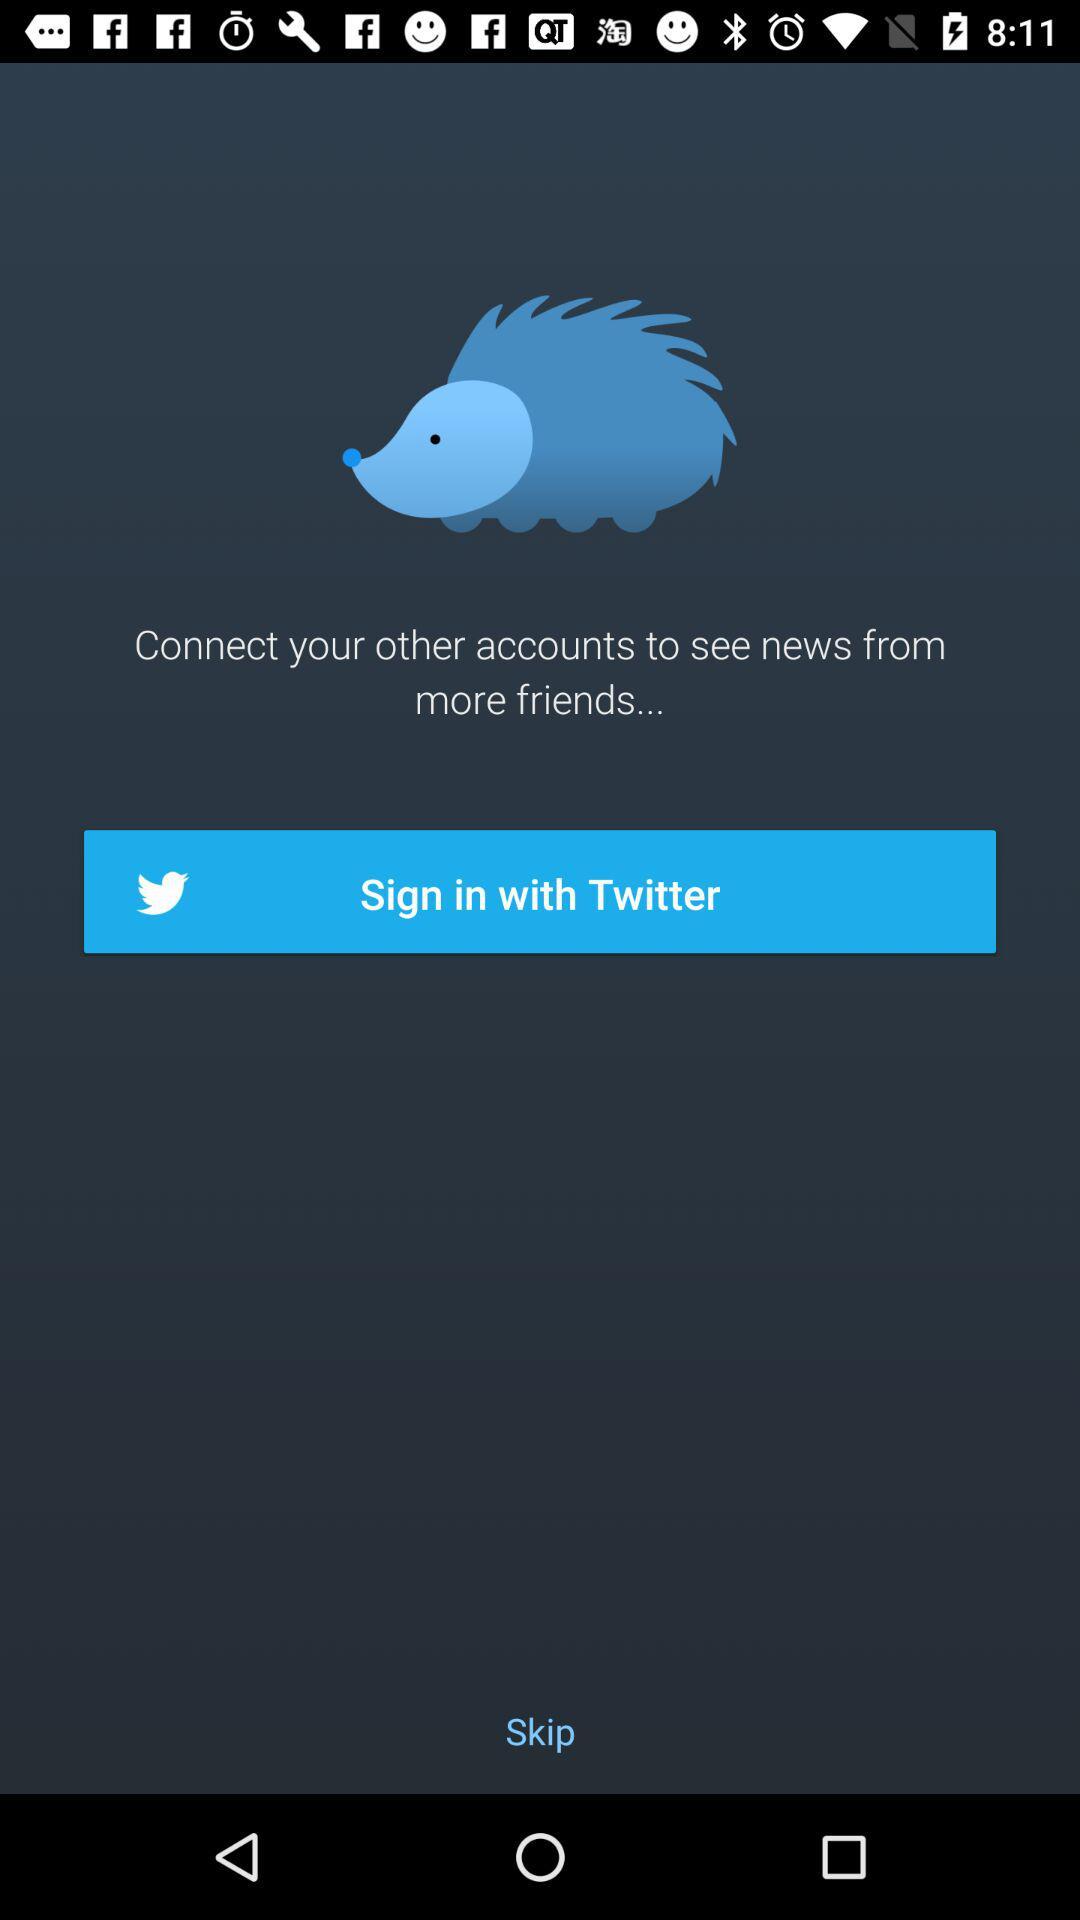 This screenshot has width=1080, height=1920. What do you see at coordinates (540, 892) in the screenshot?
I see `the icon below connect your other icon` at bounding box center [540, 892].